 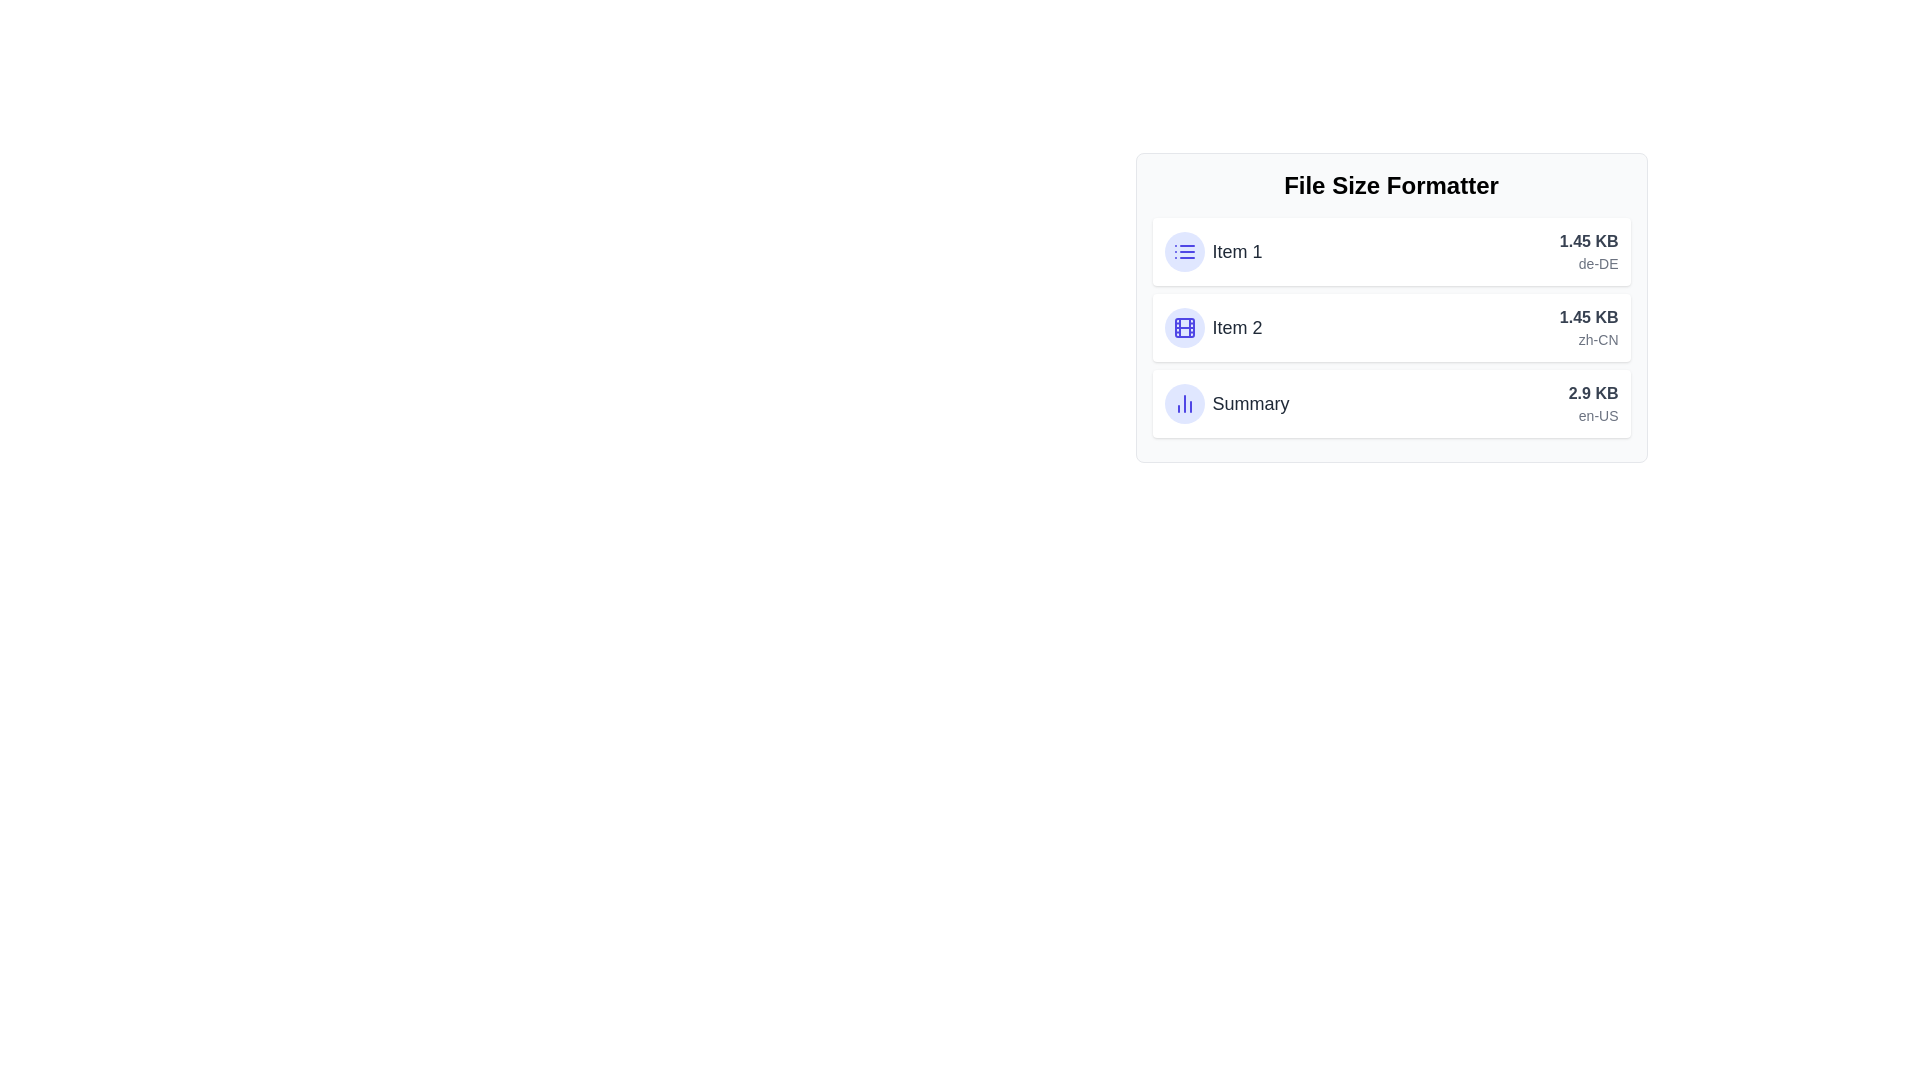 I want to click on the static text label displaying '1.45 KB', which is located in the upper-right corner of the 'File Size Formatter' section, part of the first row associated with 'Item 1', so click(x=1588, y=241).